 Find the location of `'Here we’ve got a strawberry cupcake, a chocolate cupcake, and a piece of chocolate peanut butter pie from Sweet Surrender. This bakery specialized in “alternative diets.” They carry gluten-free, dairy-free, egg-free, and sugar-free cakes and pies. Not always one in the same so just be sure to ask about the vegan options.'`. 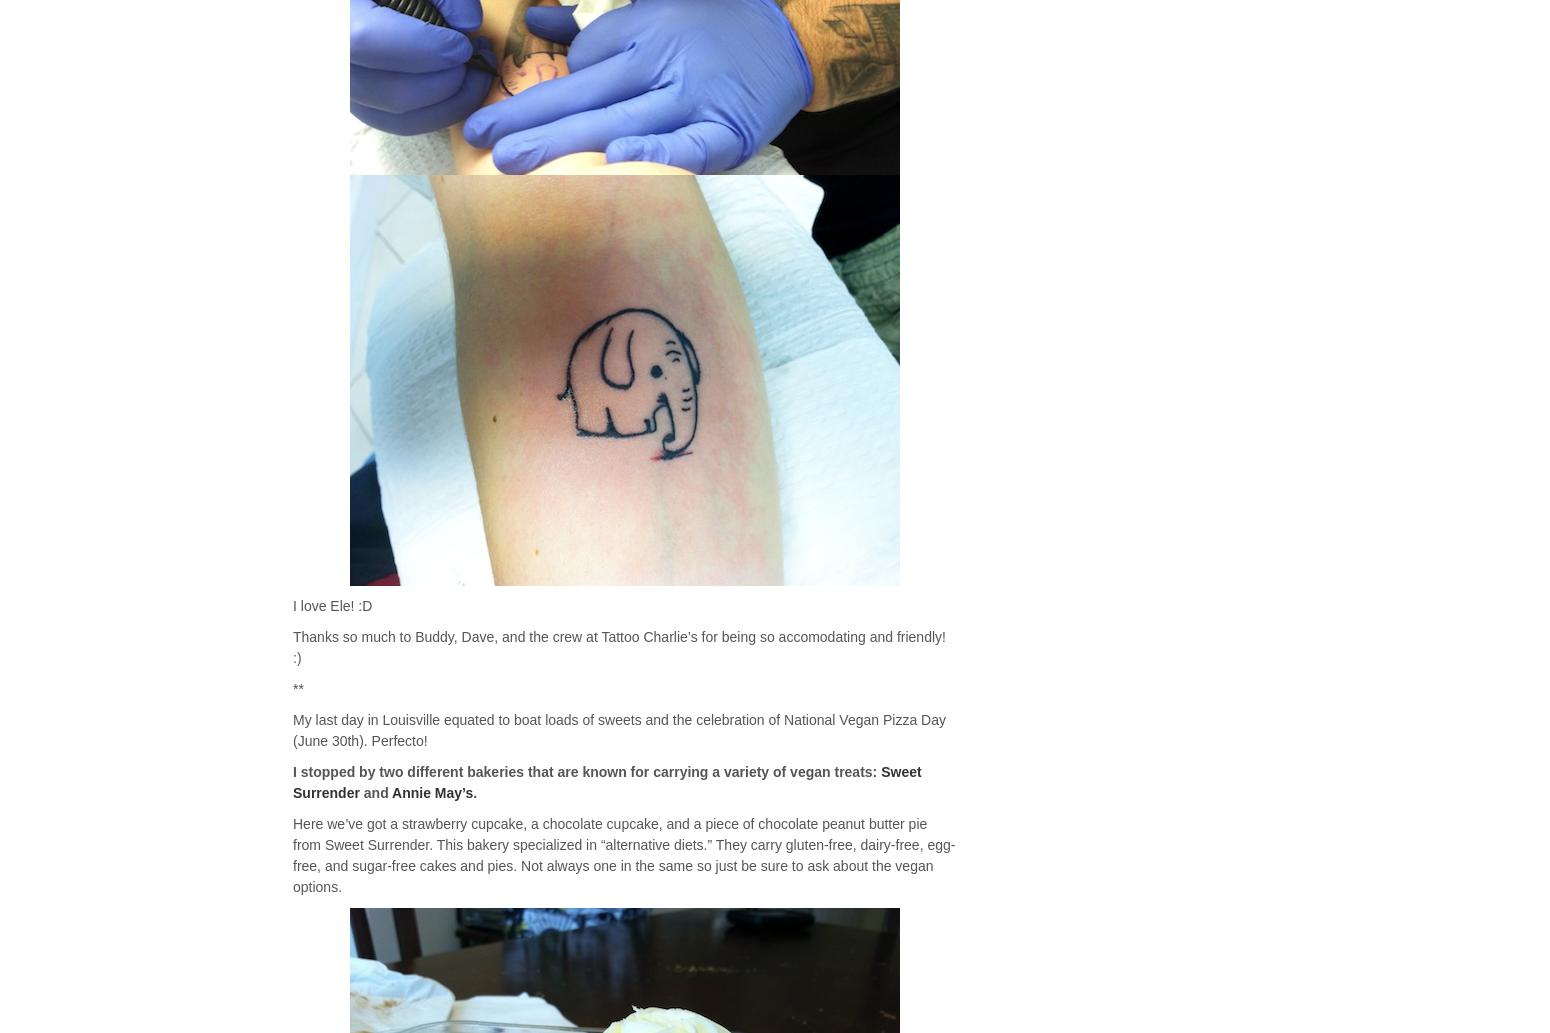

'Here we’ve got a strawberry cupcake, a chocolate cupcake, and a piece of chocolate peanut butter pie from Sweet Surrender. This bakery specialized in “alternative diets.” They carry gluten-free, dairy-free, egg-free, and sugar-free cakes and pies. Not always one in the same so just be sure to ask about the vegan options.' is located at coordinates (623, 855).